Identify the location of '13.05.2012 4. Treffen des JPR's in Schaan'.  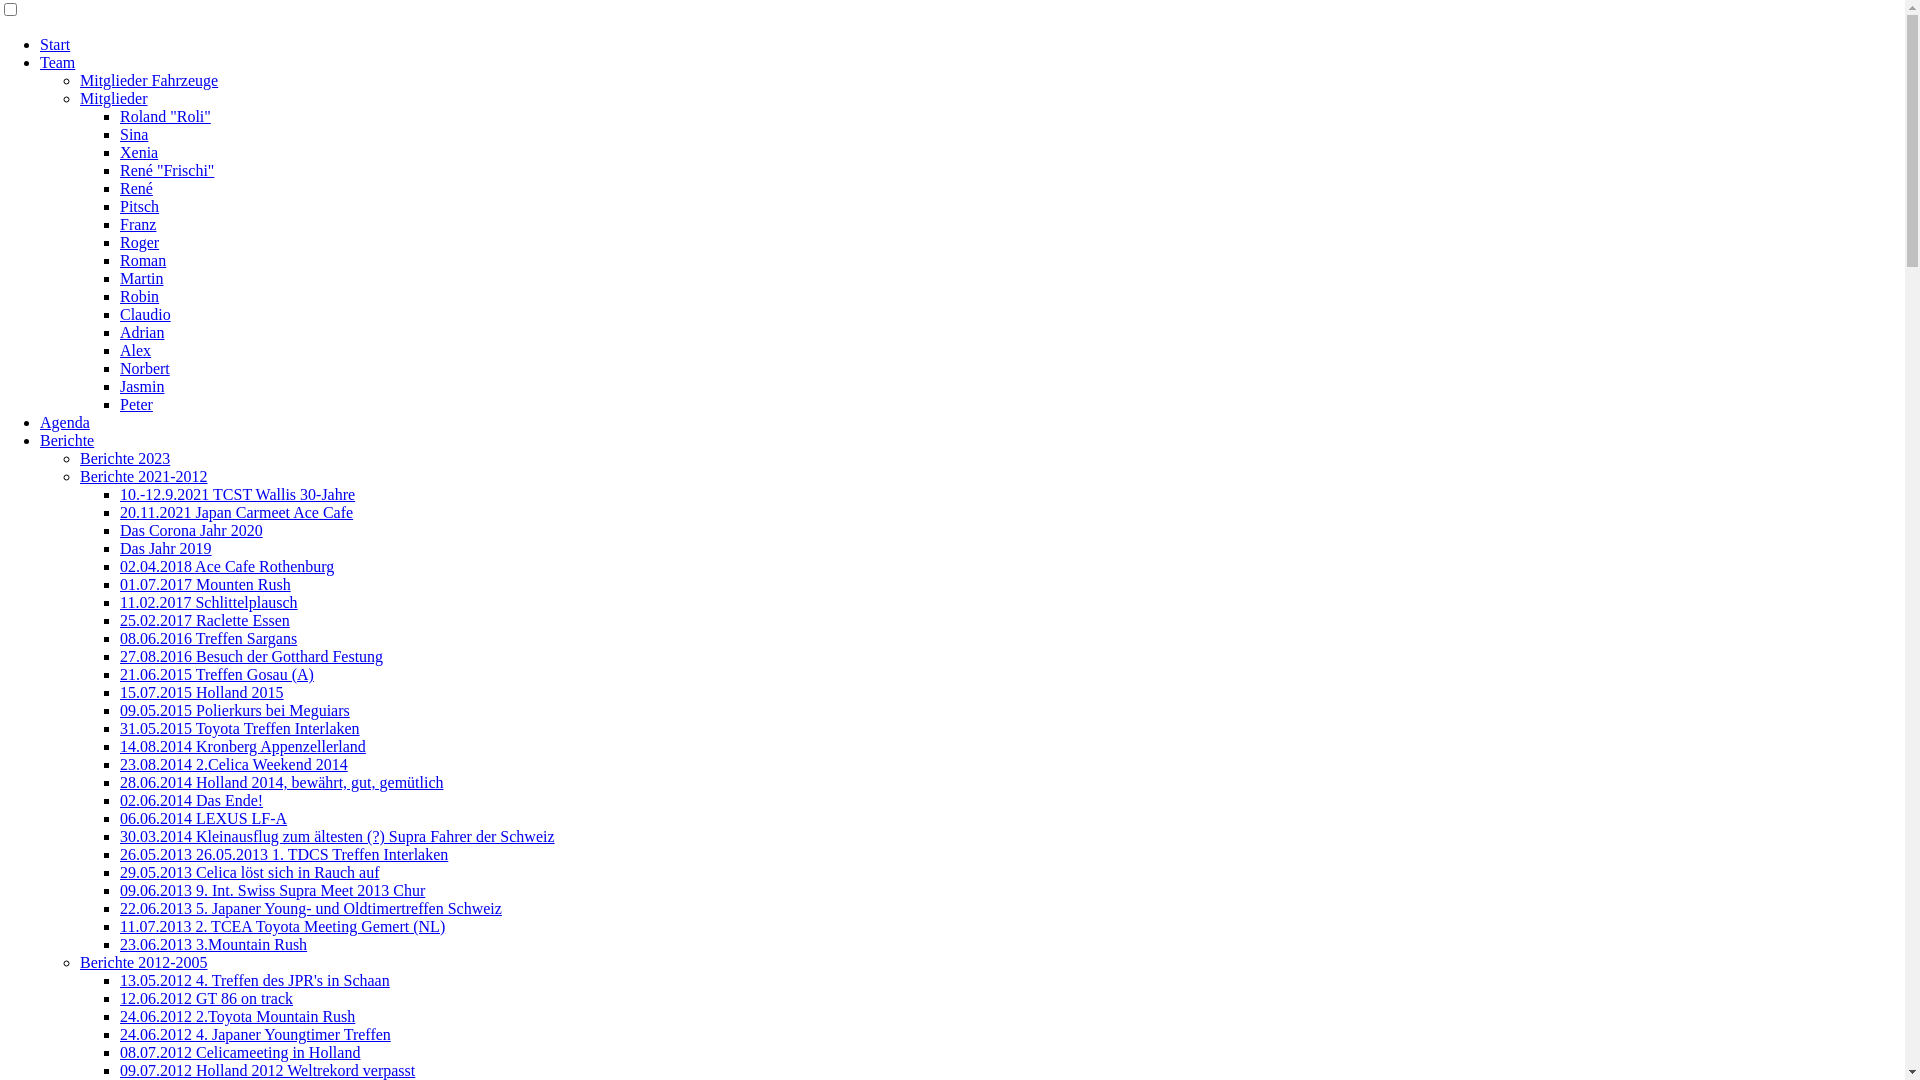
(253, 979).